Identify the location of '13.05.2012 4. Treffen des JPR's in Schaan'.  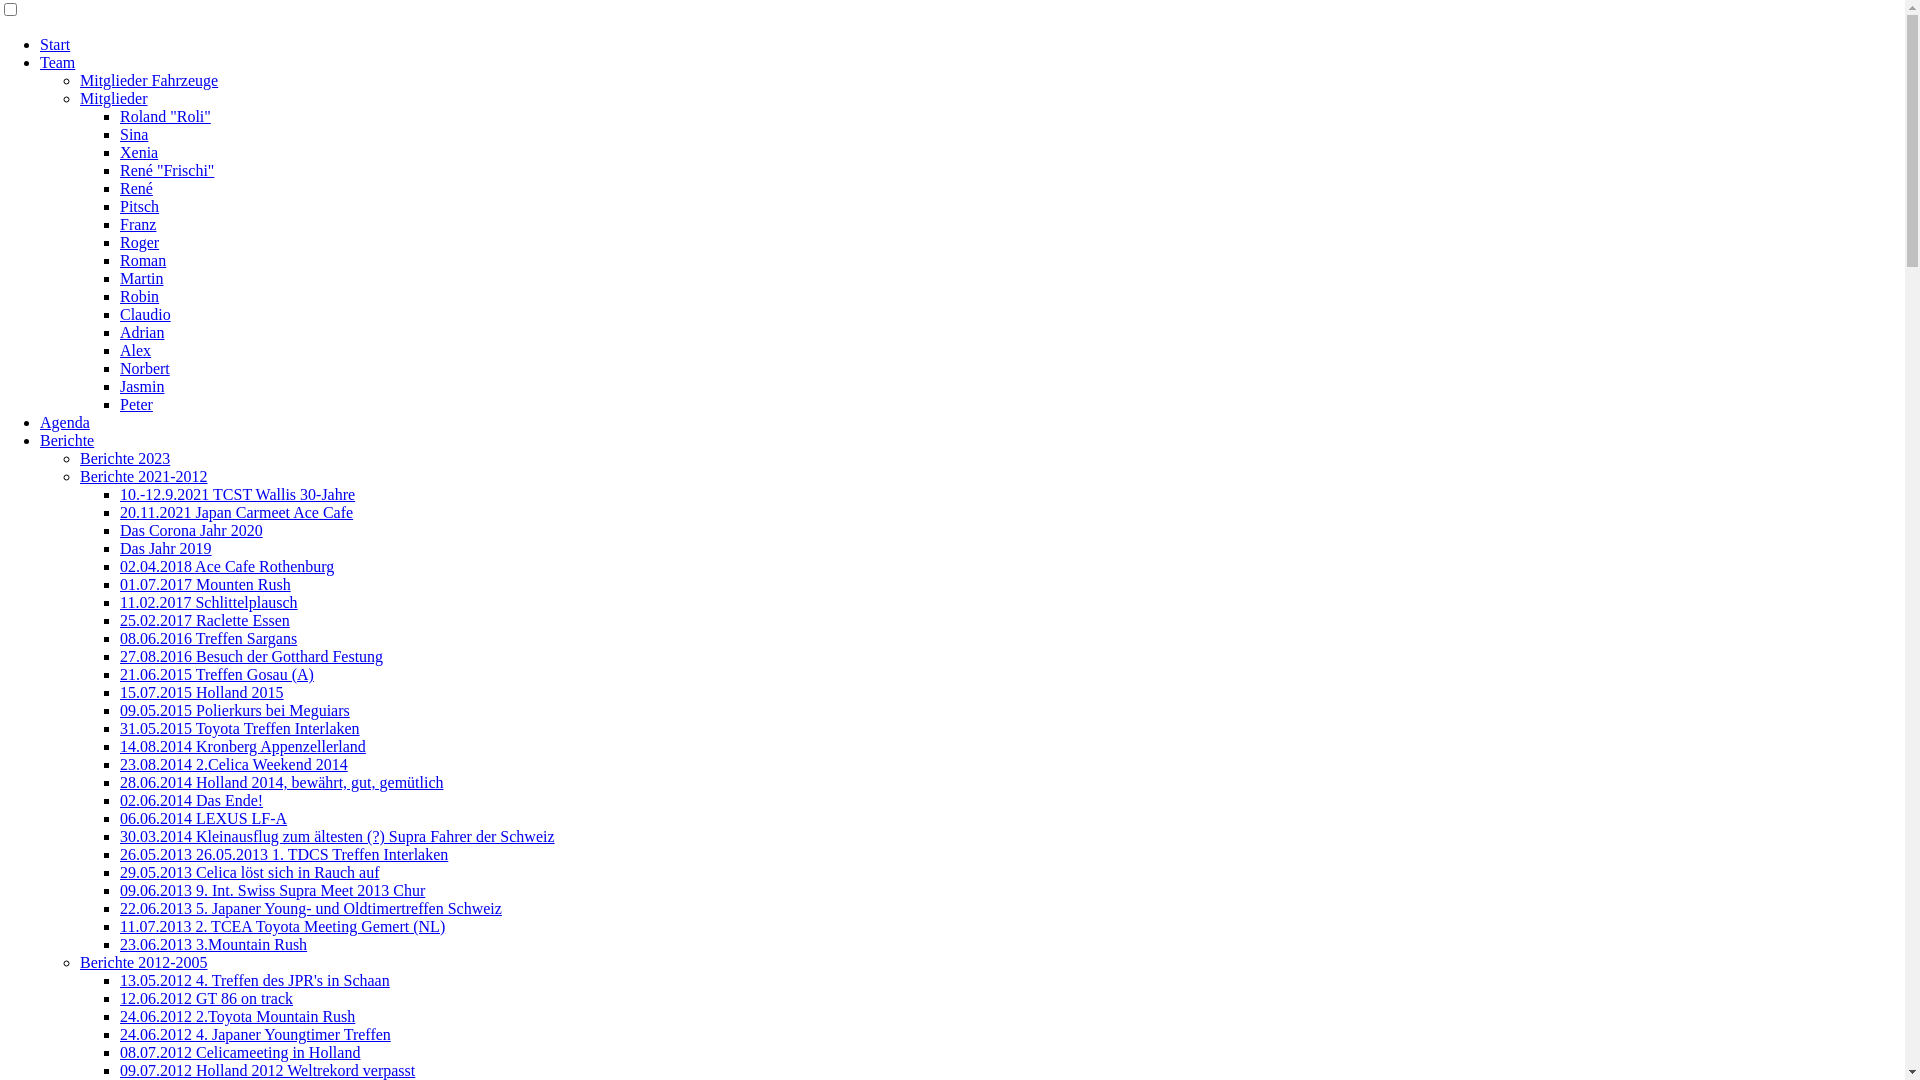
(253, 979).